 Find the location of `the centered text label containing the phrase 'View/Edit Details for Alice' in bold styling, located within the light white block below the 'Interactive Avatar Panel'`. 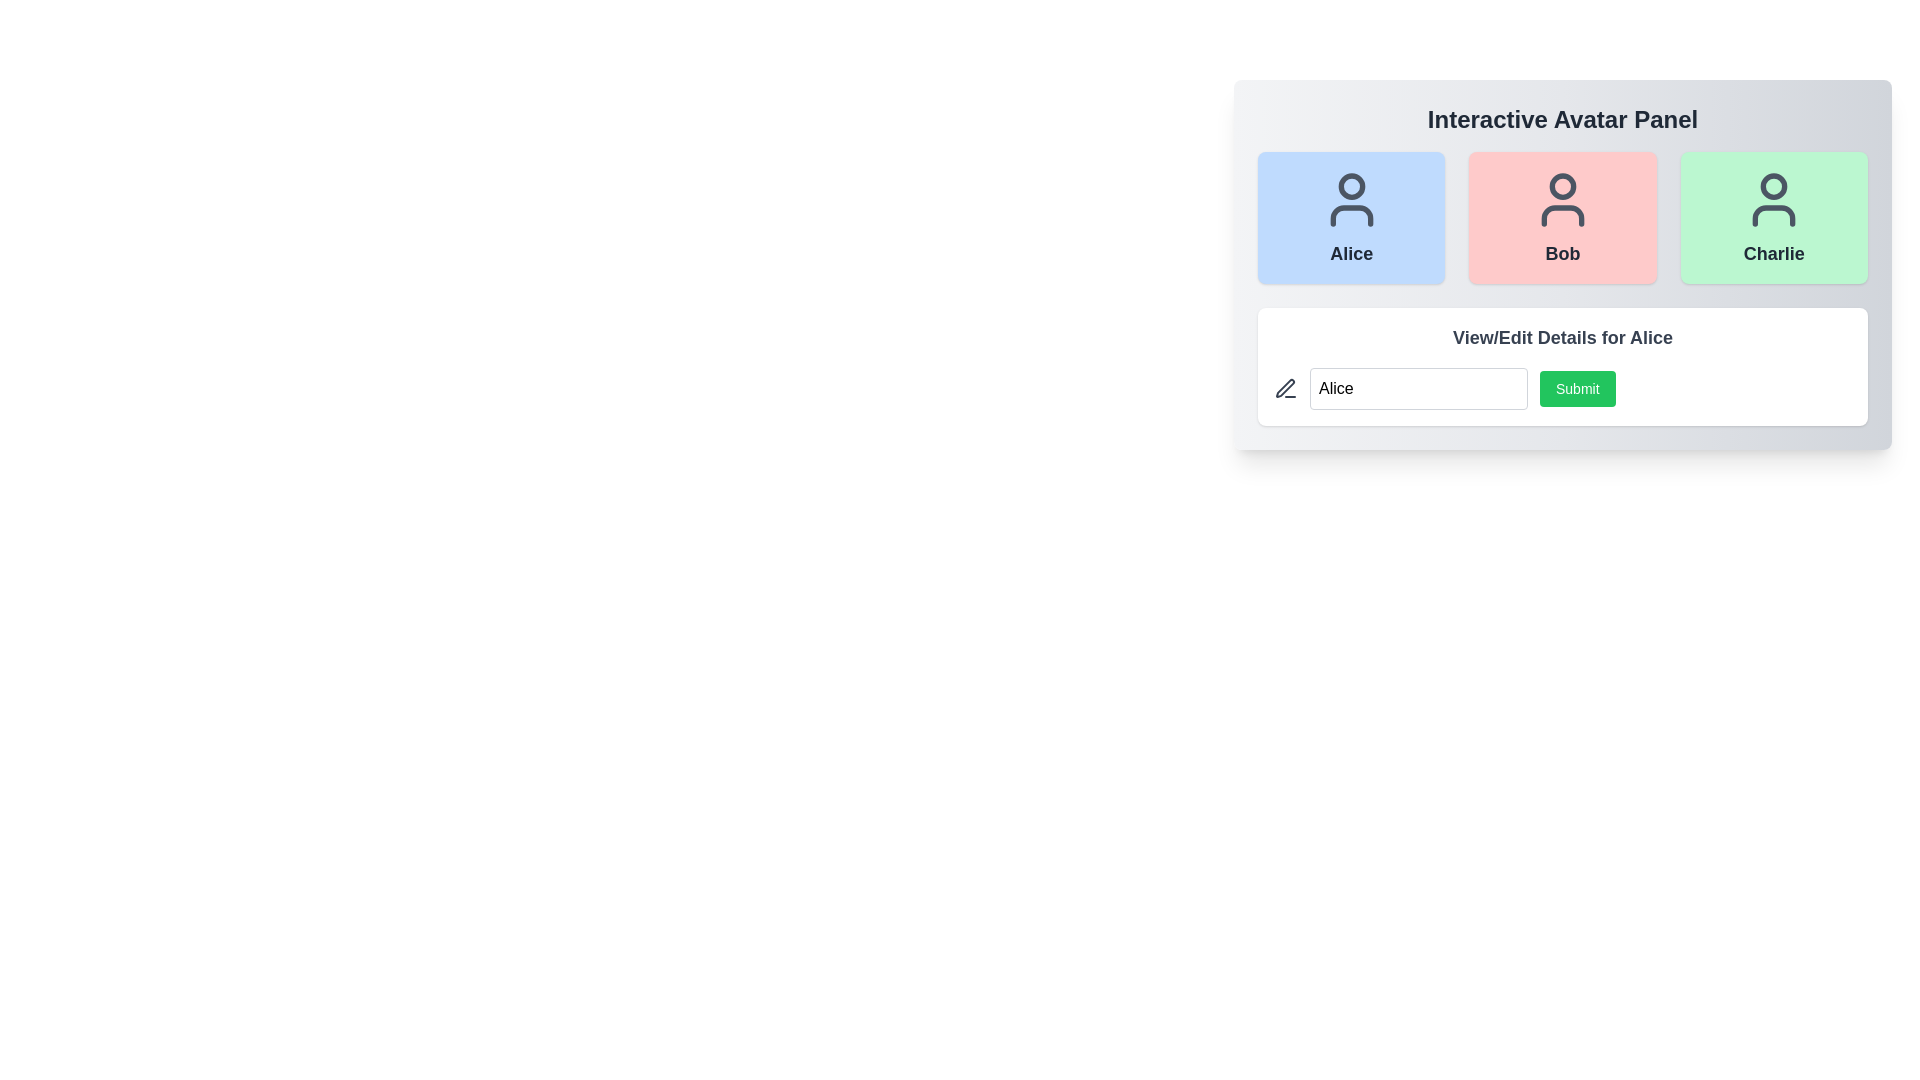

the centered text label containing the phrase 'View/Edit Details for Alice' in bold styling, located within the light white block below the 'Interactive Avatar Panel' is located at coordinates (1562, 337).